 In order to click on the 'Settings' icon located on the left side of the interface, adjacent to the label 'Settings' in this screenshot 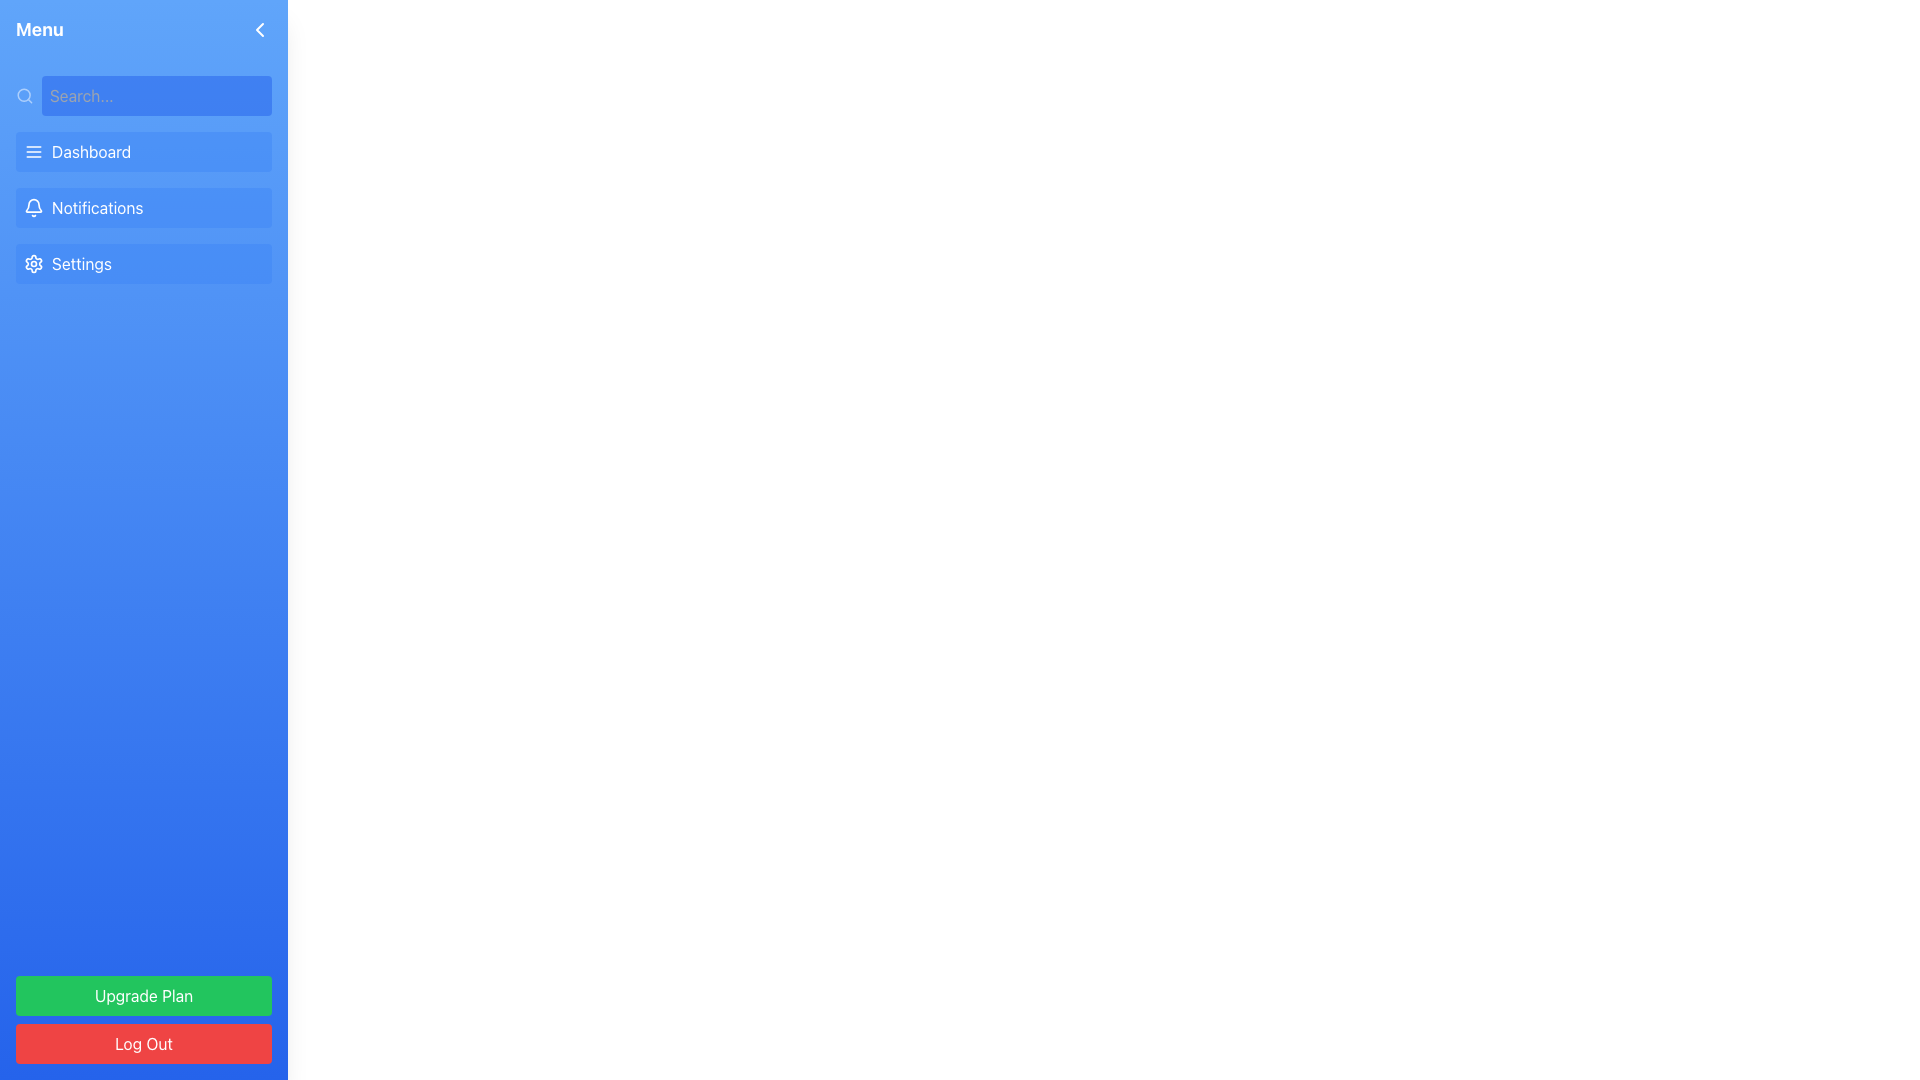, I will do `click(33, 262)`.